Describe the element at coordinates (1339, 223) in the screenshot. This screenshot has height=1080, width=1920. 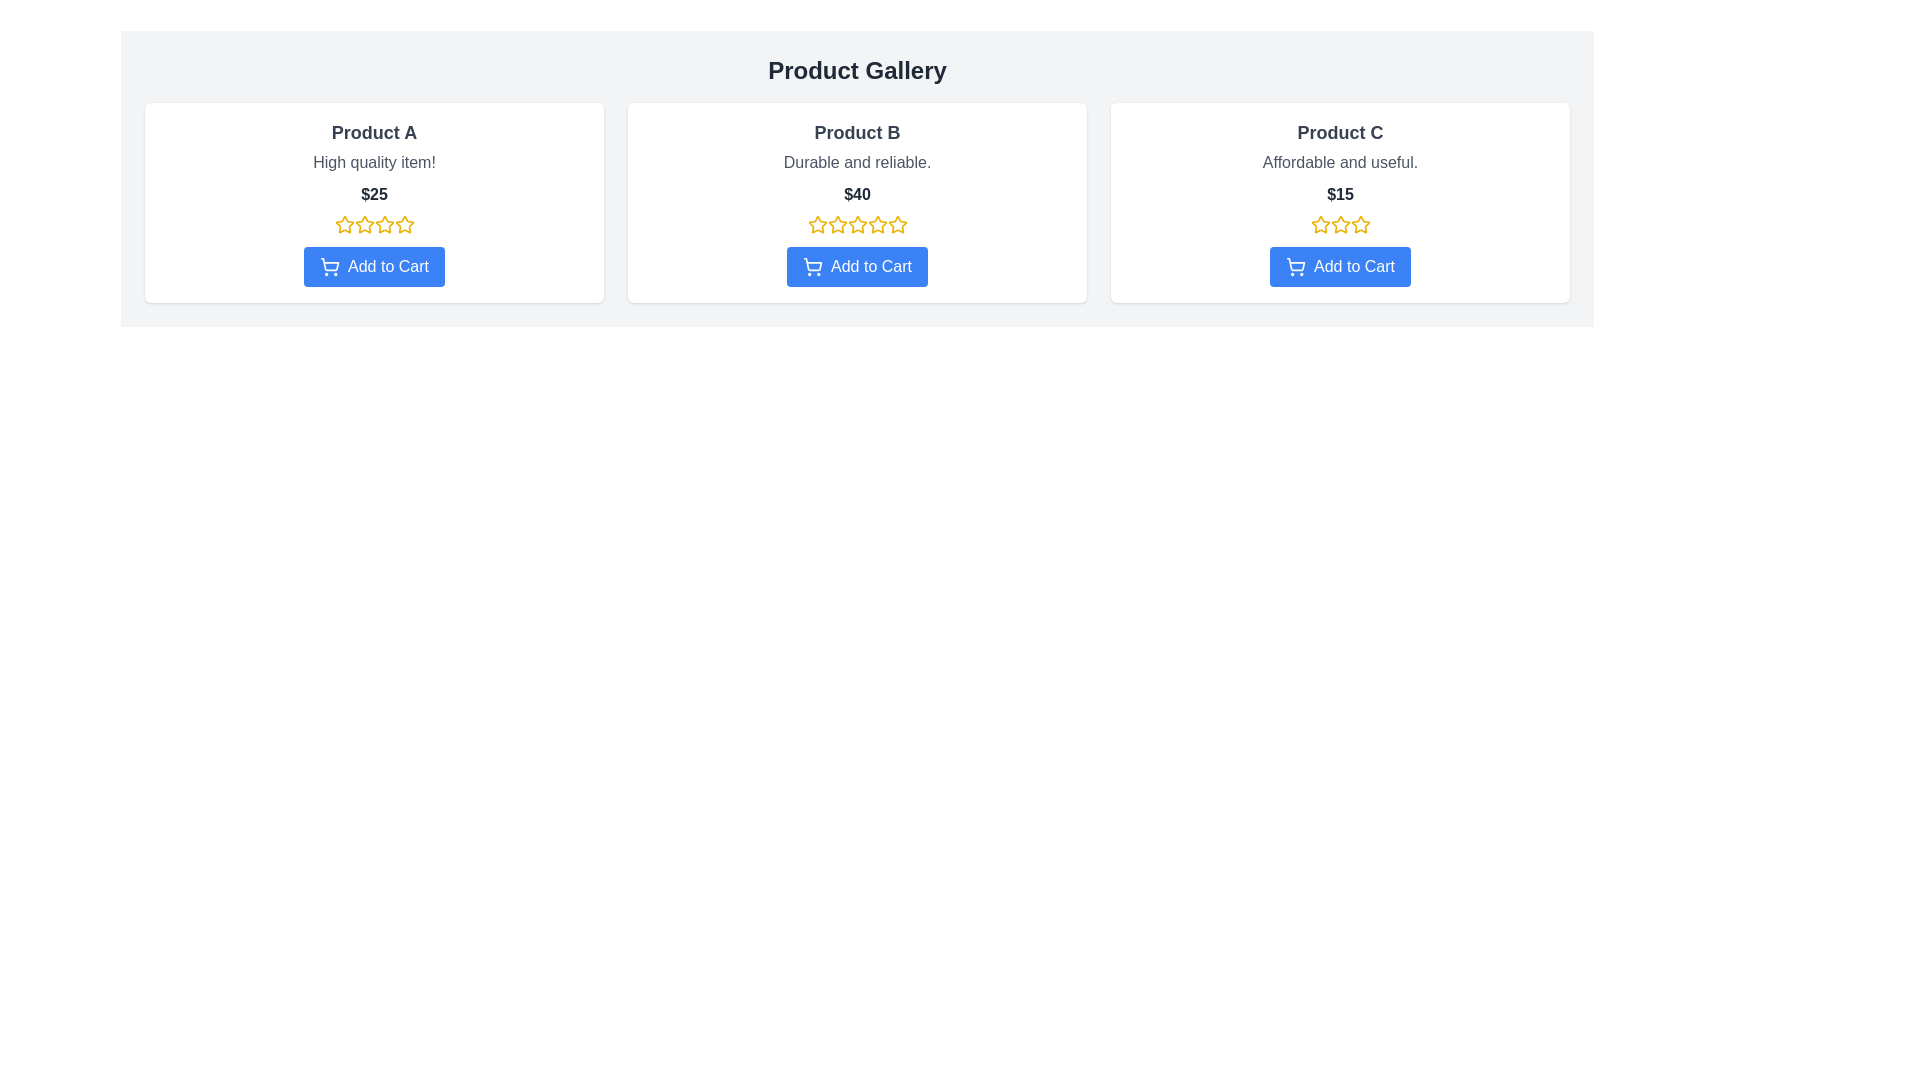
I see `the third golden star icon` at that location.